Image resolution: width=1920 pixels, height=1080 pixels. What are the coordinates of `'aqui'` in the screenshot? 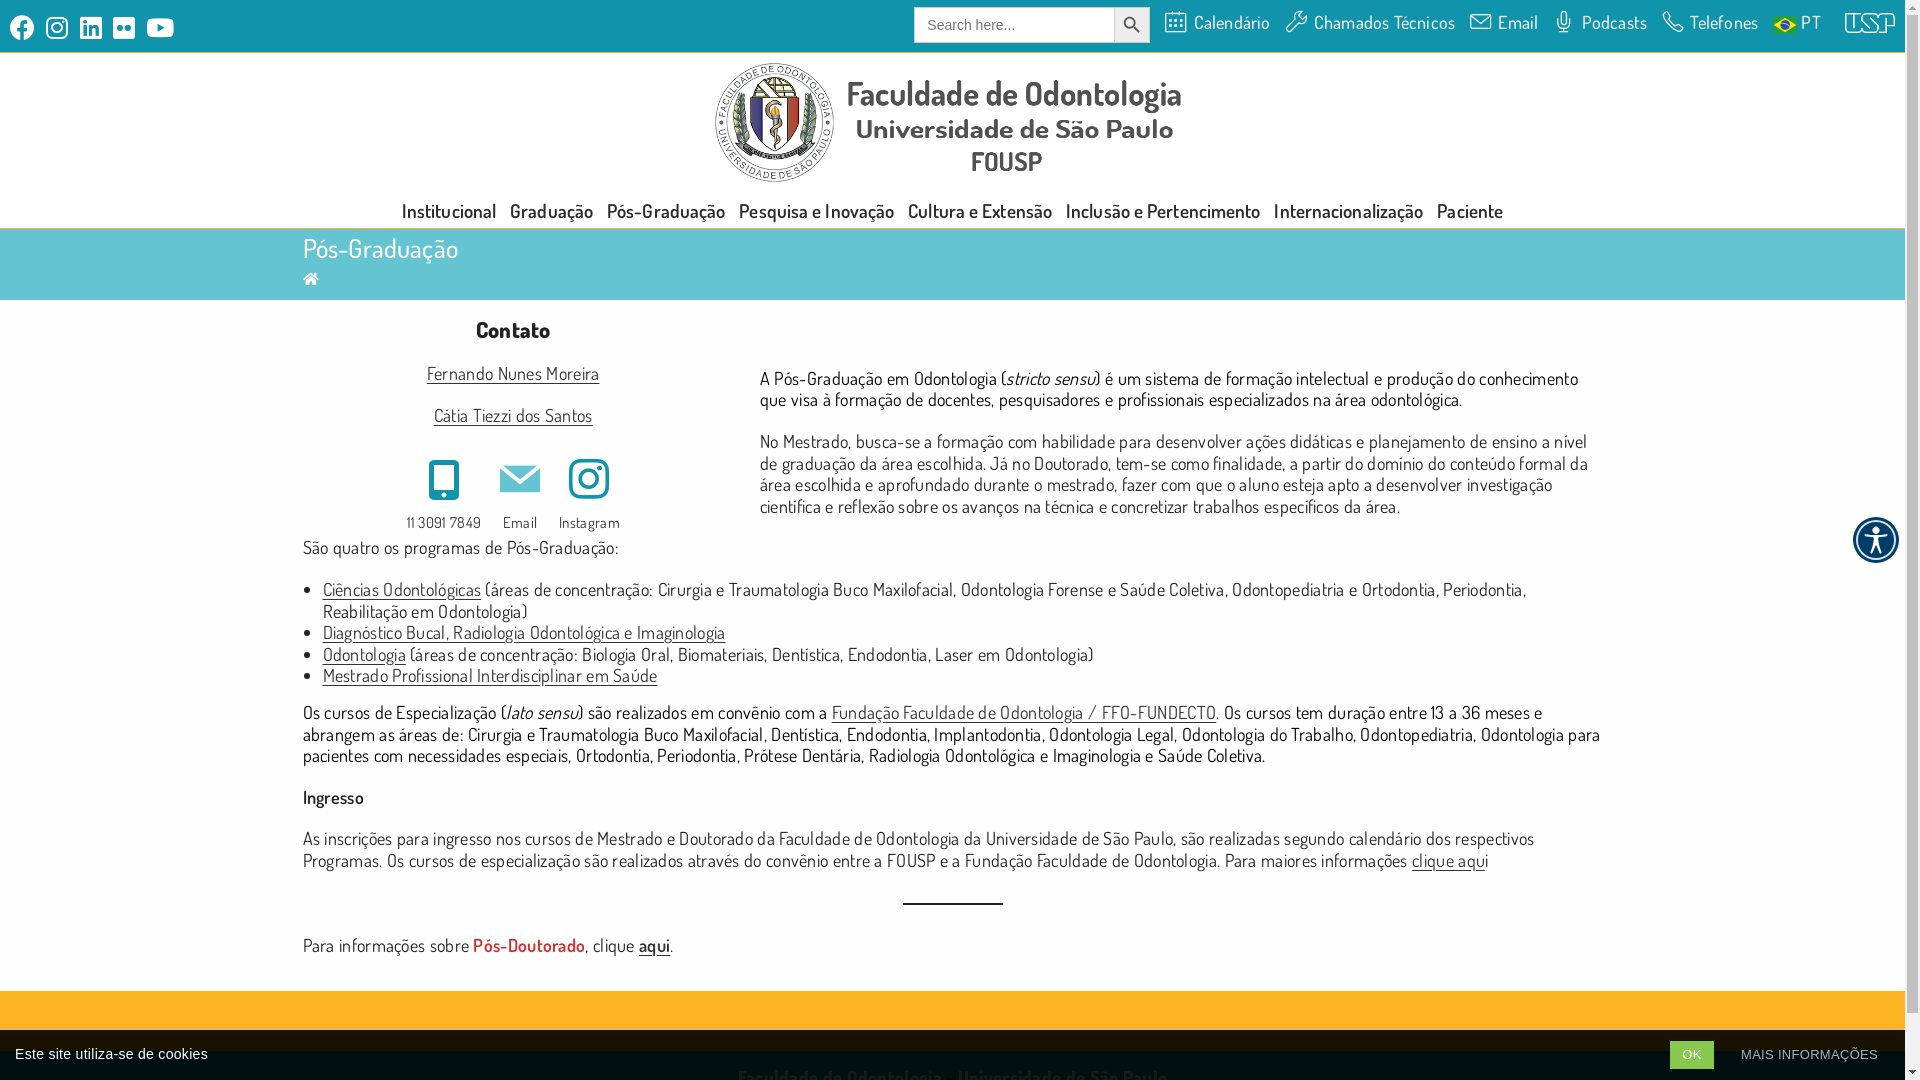 It's located at (654, 945).